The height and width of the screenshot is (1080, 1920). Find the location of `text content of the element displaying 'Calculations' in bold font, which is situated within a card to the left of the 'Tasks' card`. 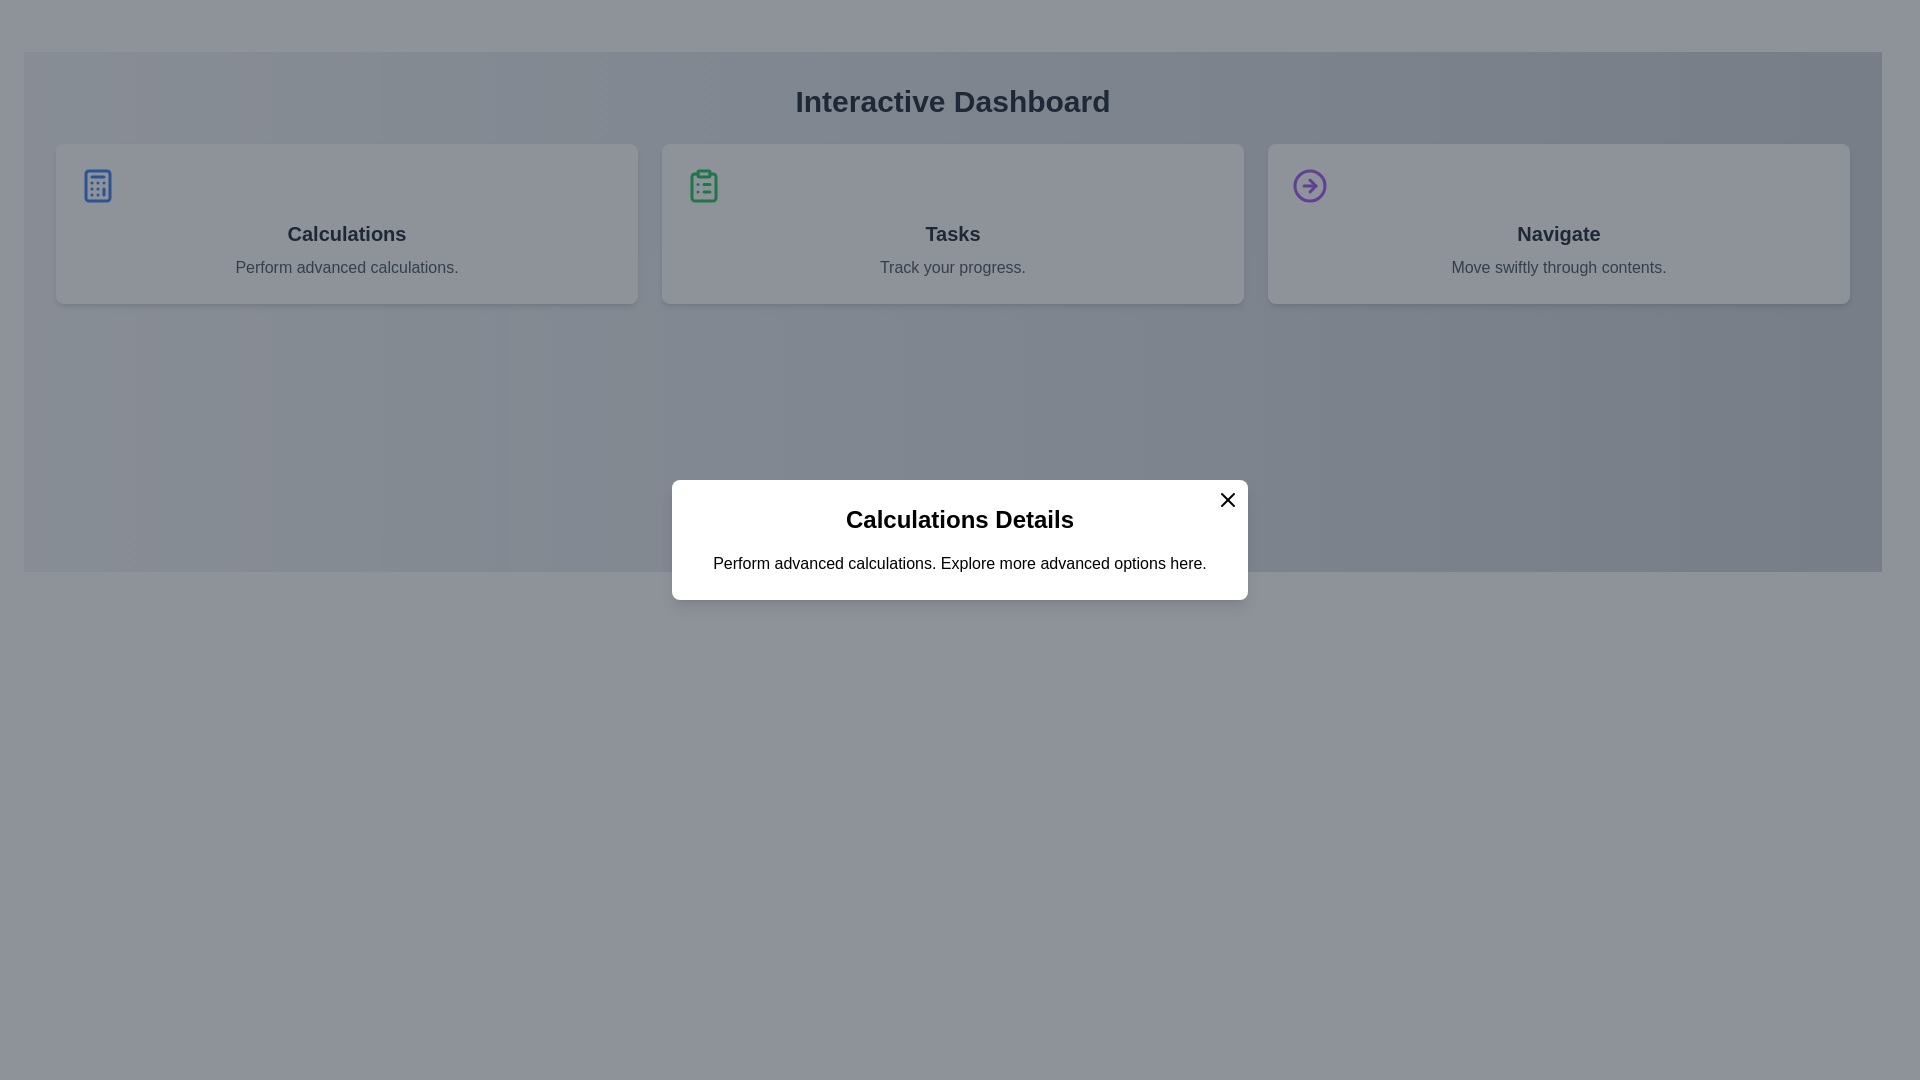

text content of the element displaying 'Calculations' in bold font, which is situated within a card to the left of the 'Tasks' card is located at coordinates (346, 233).